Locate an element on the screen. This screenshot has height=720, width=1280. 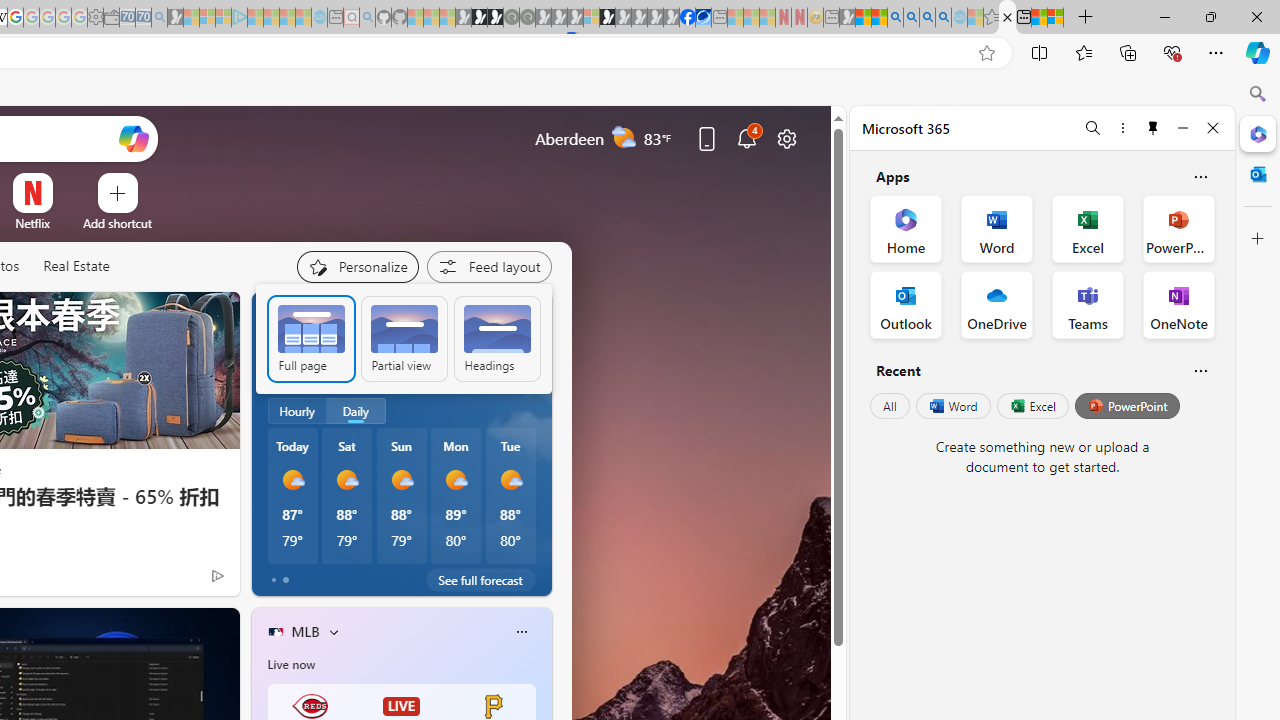
'Word Office App' is located at coordinates (997, 227).